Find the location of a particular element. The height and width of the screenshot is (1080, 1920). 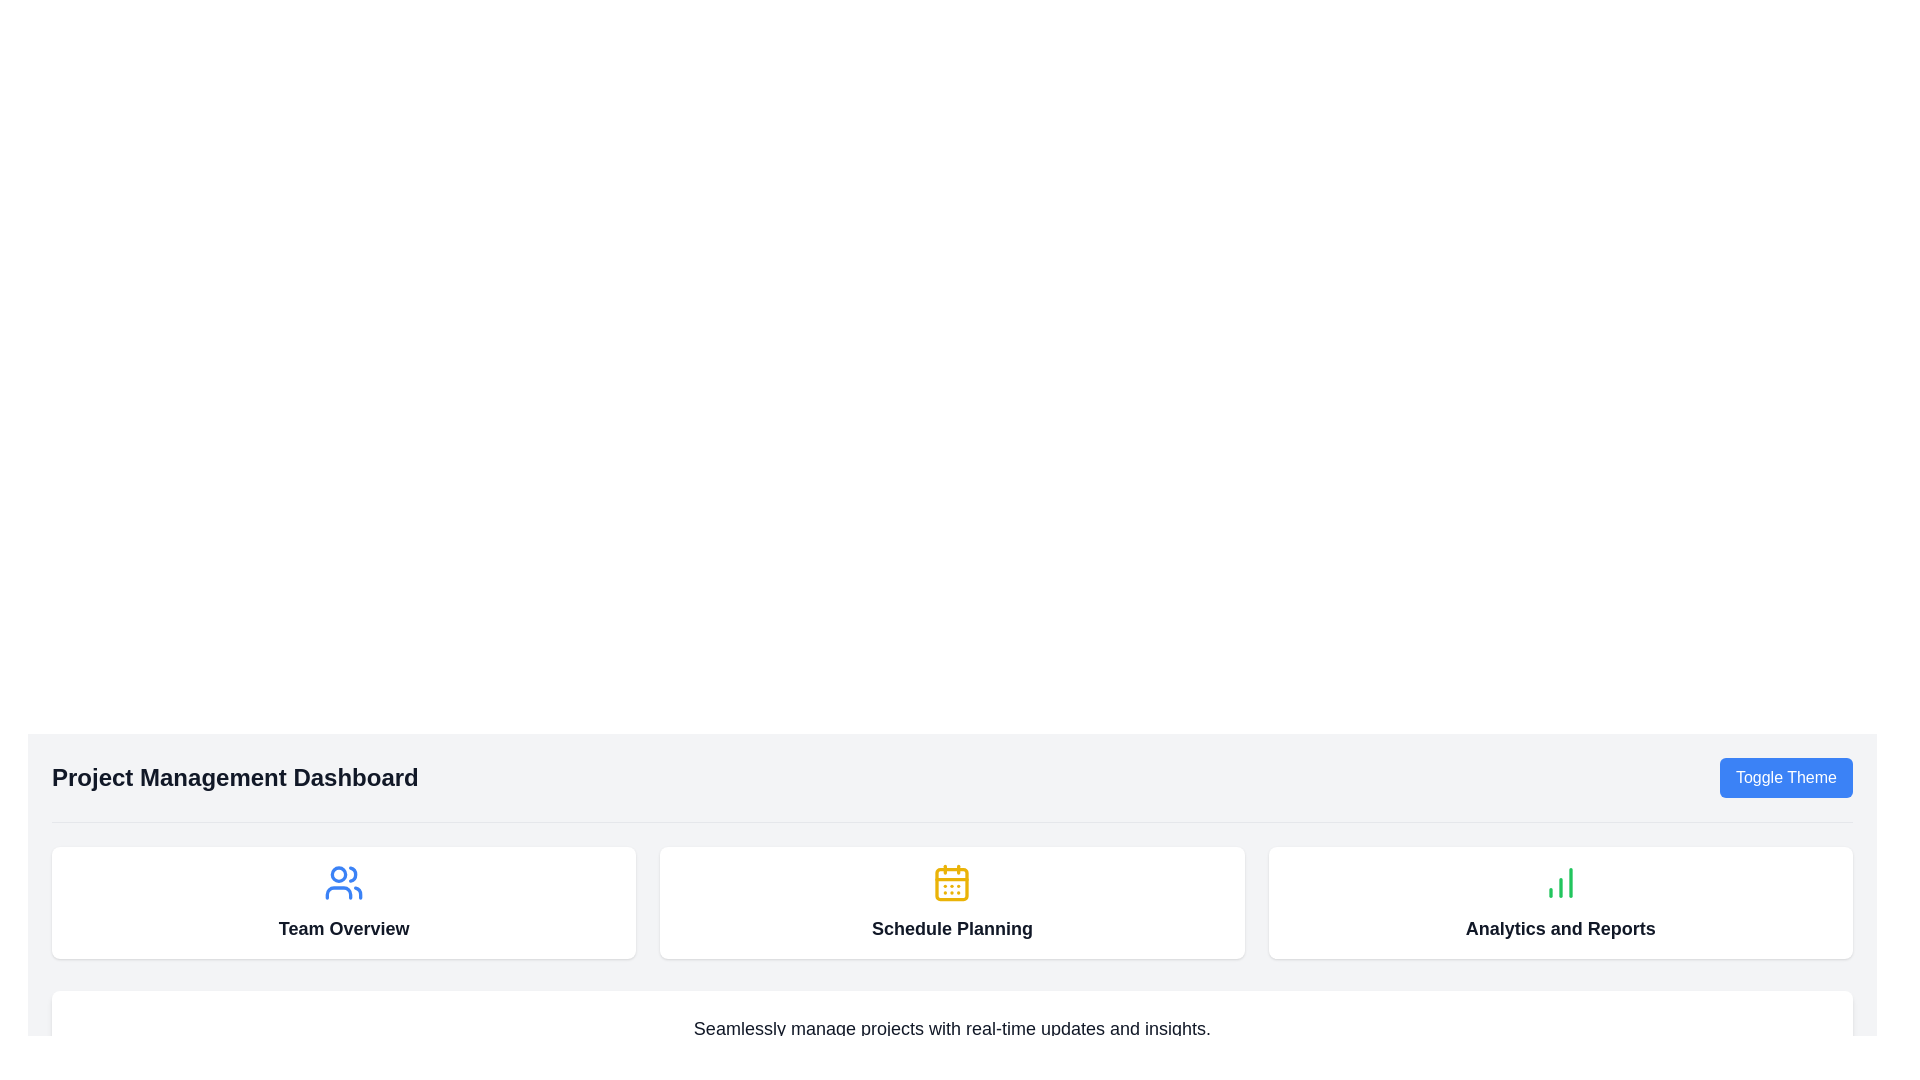

static text label that serves as the title for the 'Analytics and Reports' section of the dashboard, located in the bottom portion of the rightmost card is located at coordinates (1559, 929).